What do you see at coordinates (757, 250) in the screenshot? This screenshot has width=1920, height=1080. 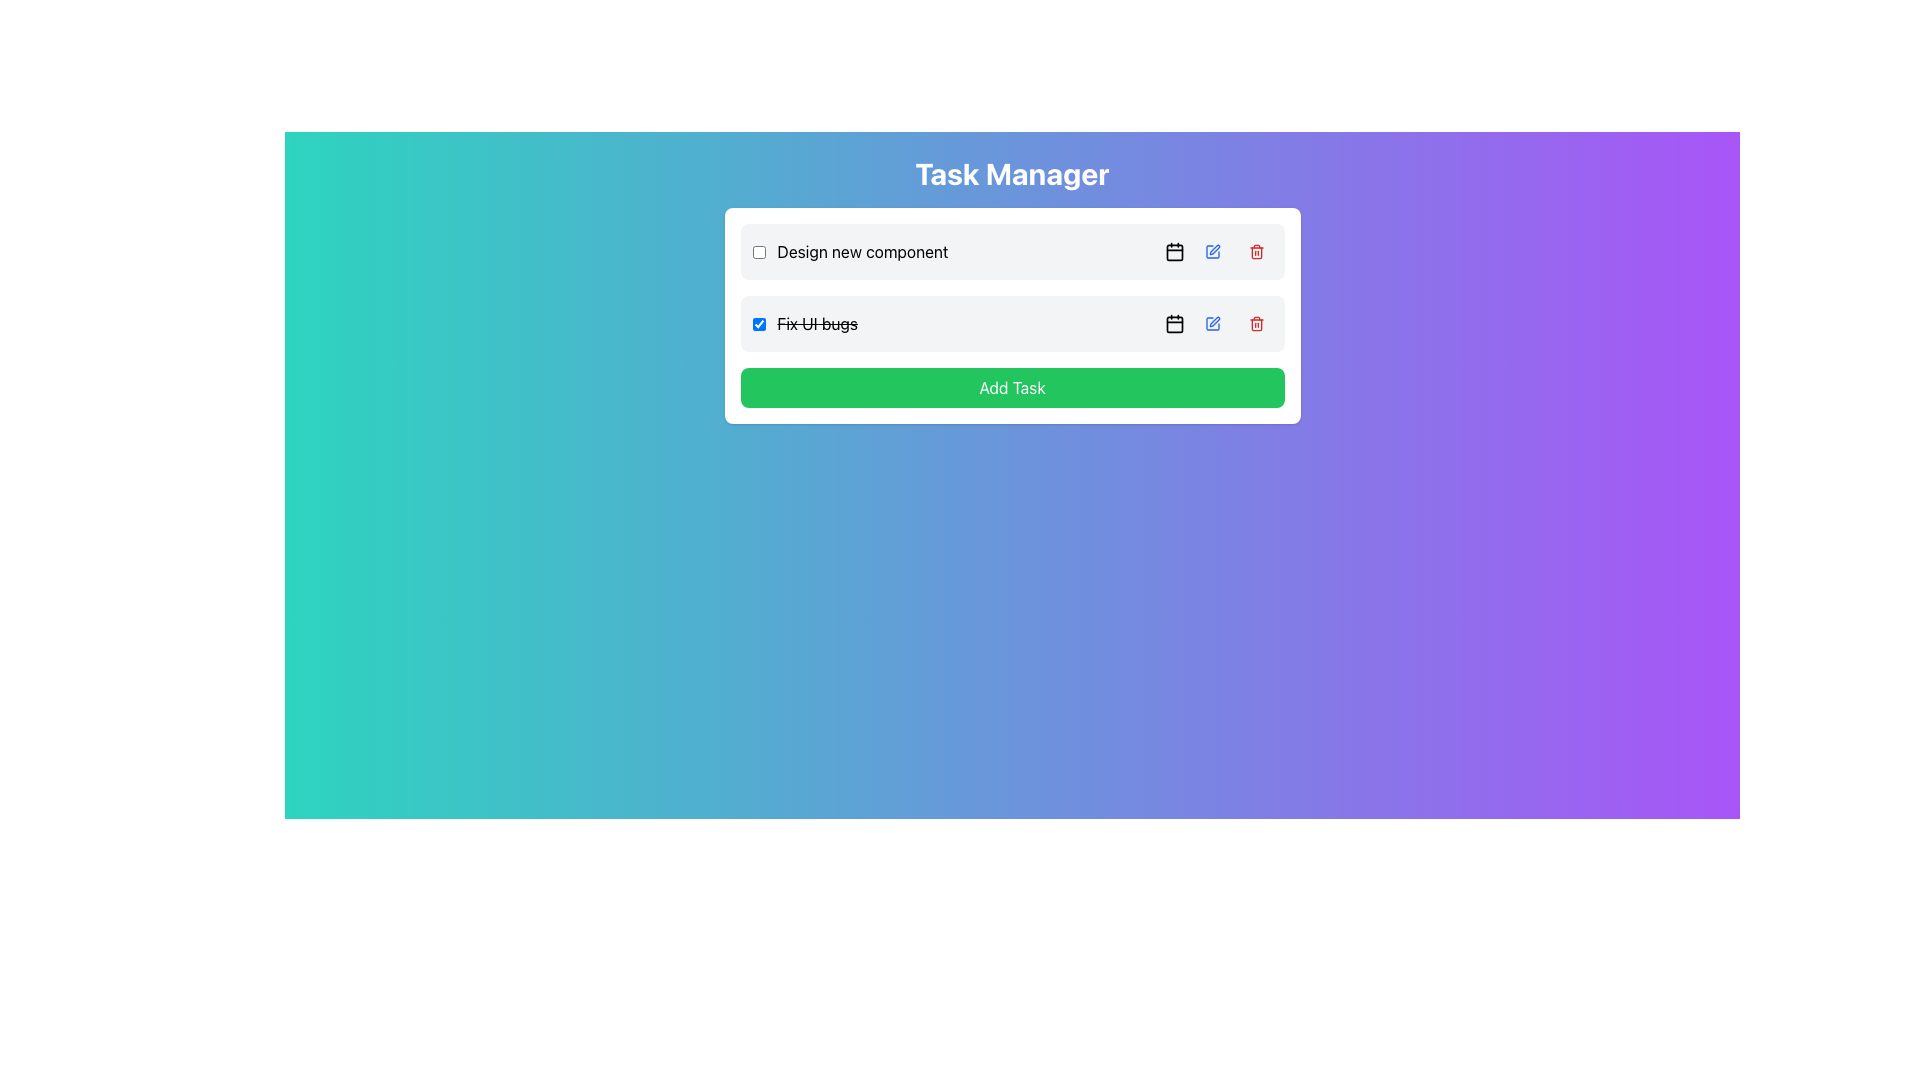 I see `the square-shaped checkbox with a red border` at bounding box center [757, 250].